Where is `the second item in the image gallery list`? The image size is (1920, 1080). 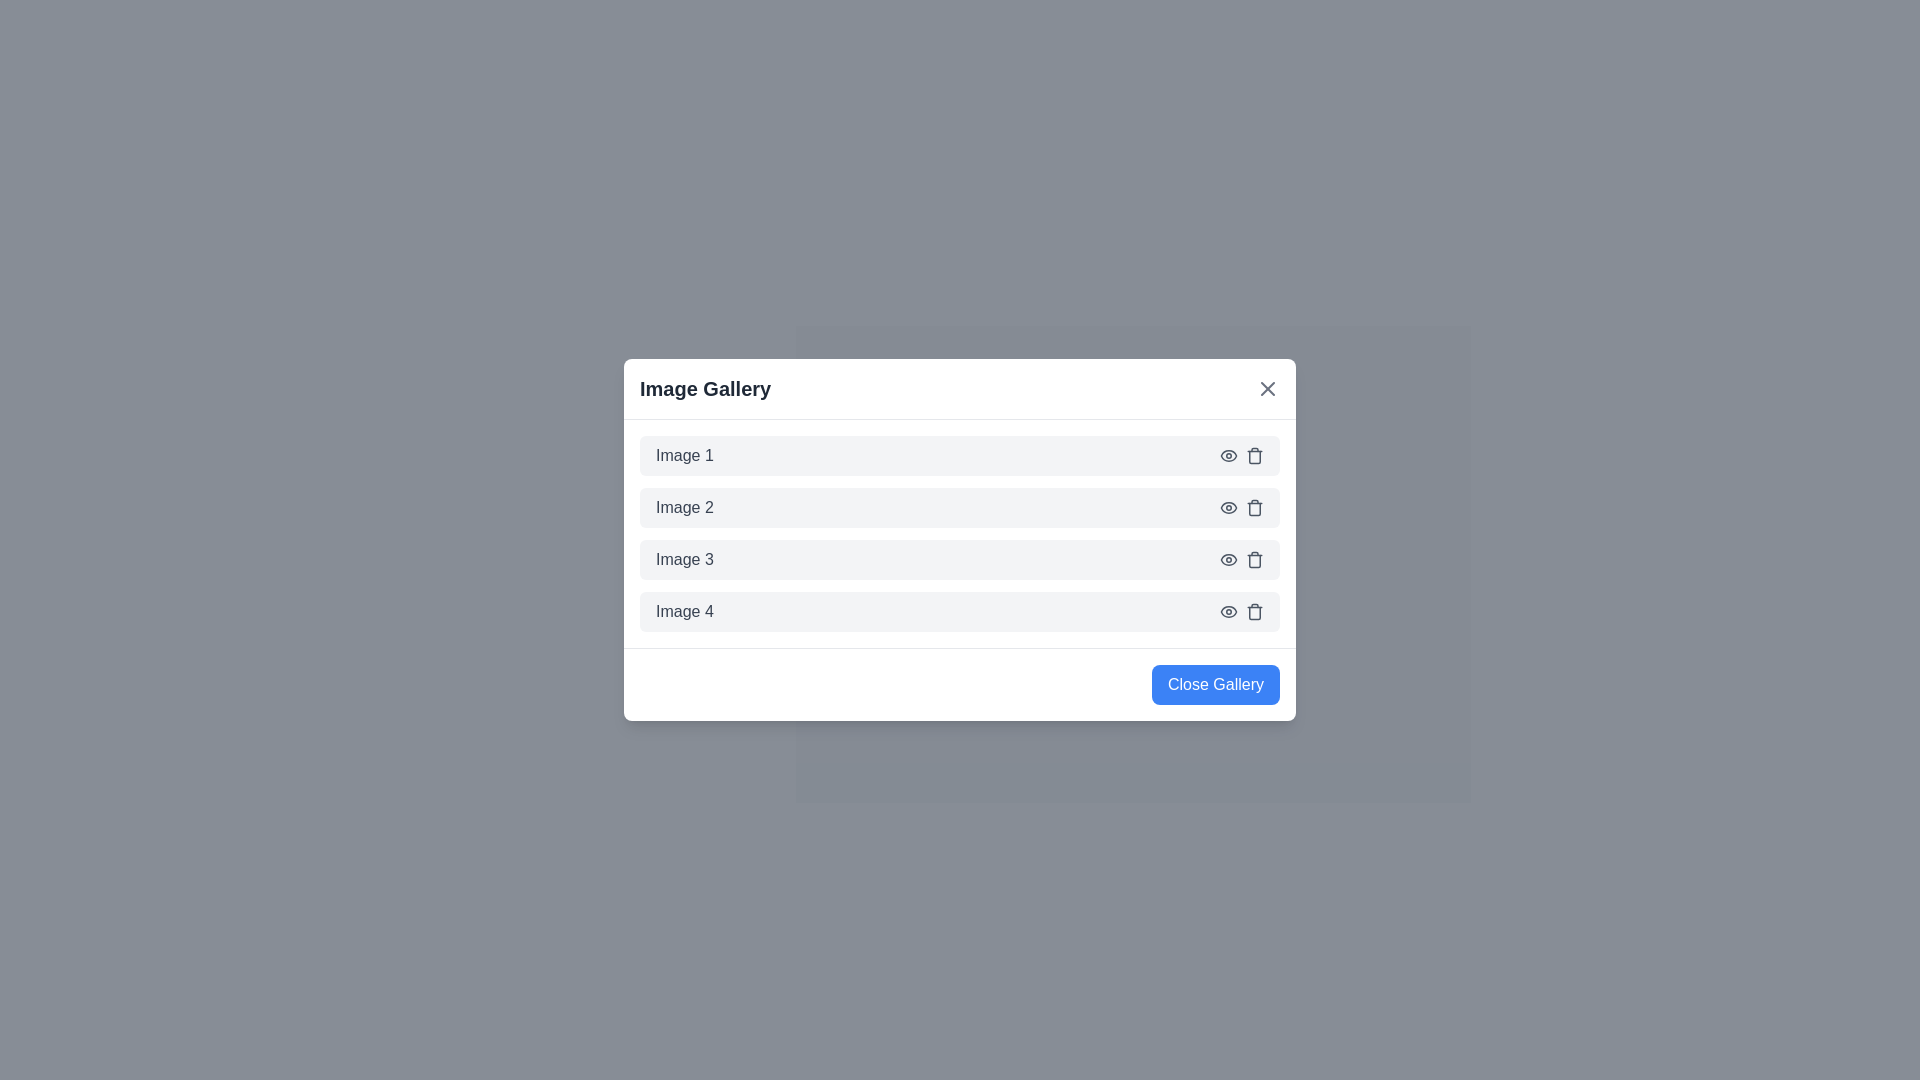
the second item in the image gallery list is located at coordinates (960, 507).